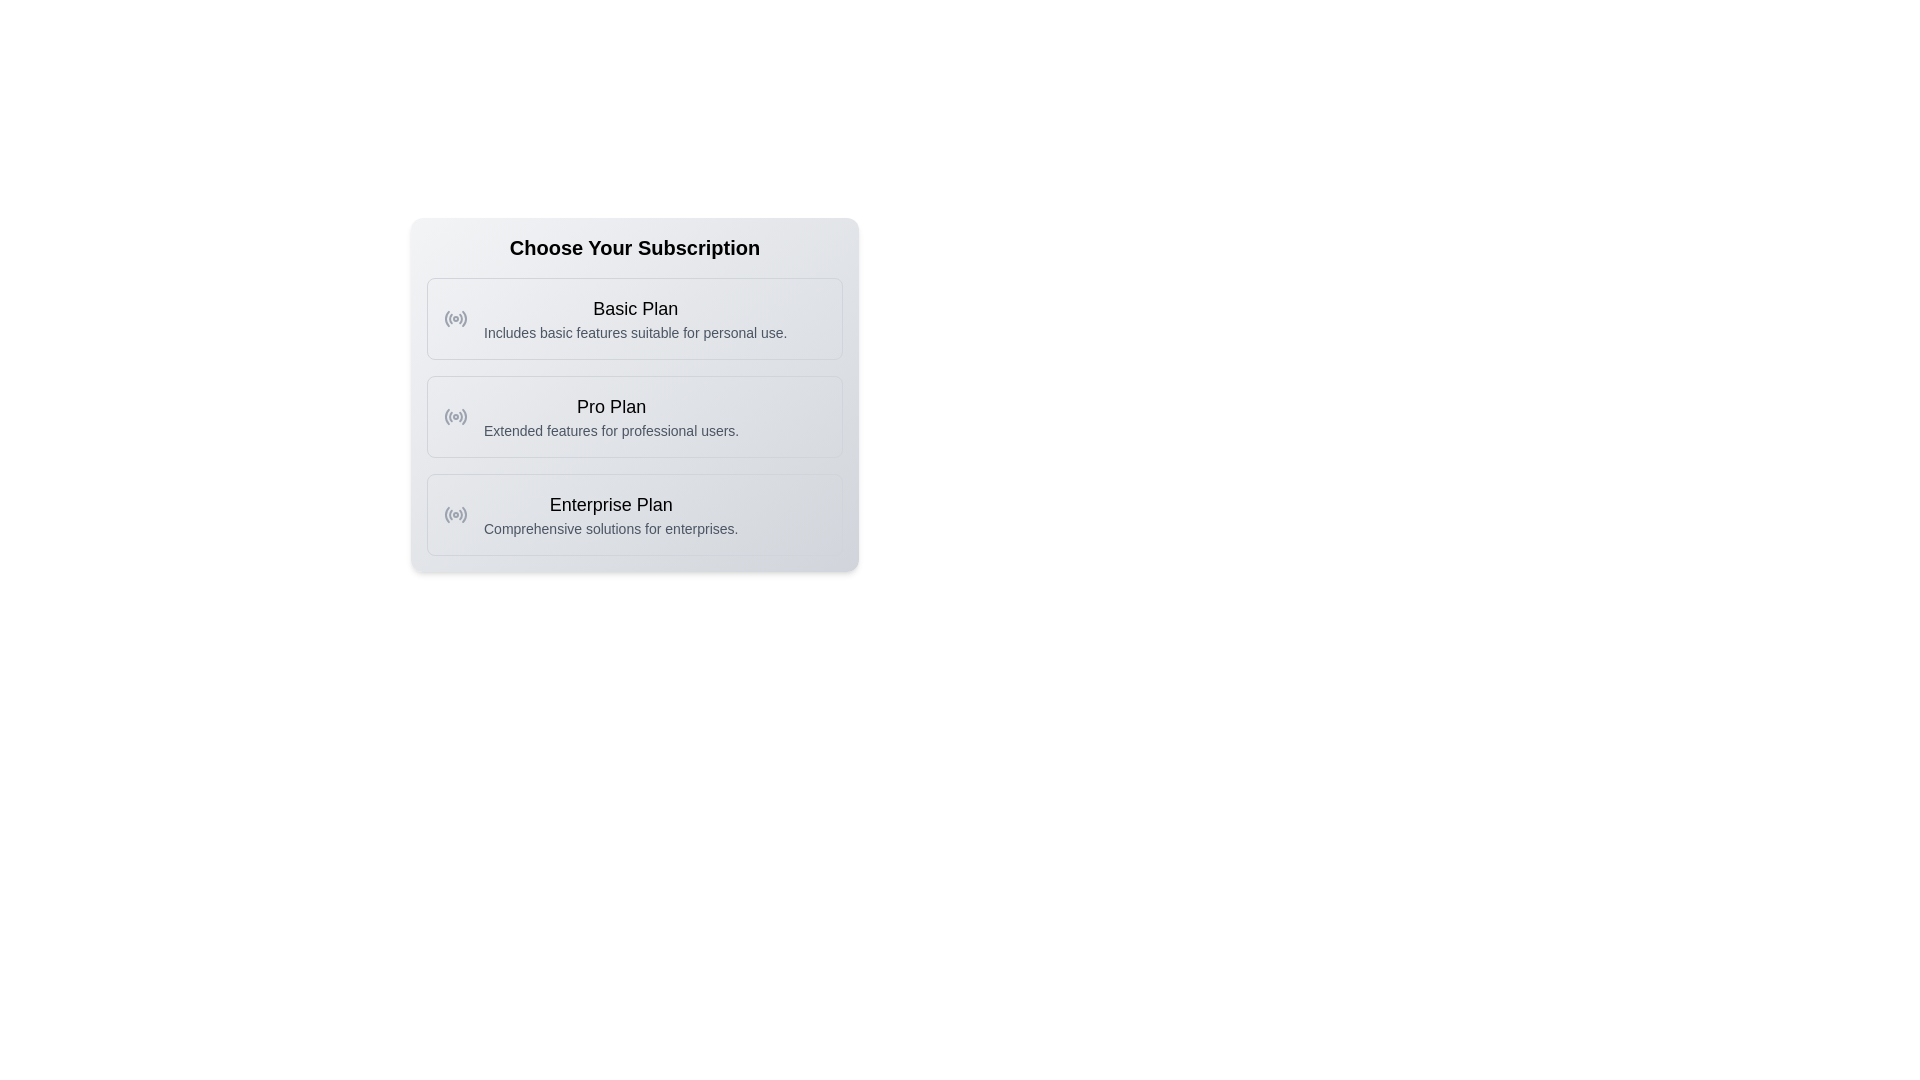 Image resolution: width=1920 pixels, height=1080 pixels. I want to click on the decorative icon representing the 'Pro Plan' option, located to the left of the 'Pro Plan' text in the subscription selection list, so click(455, 415).